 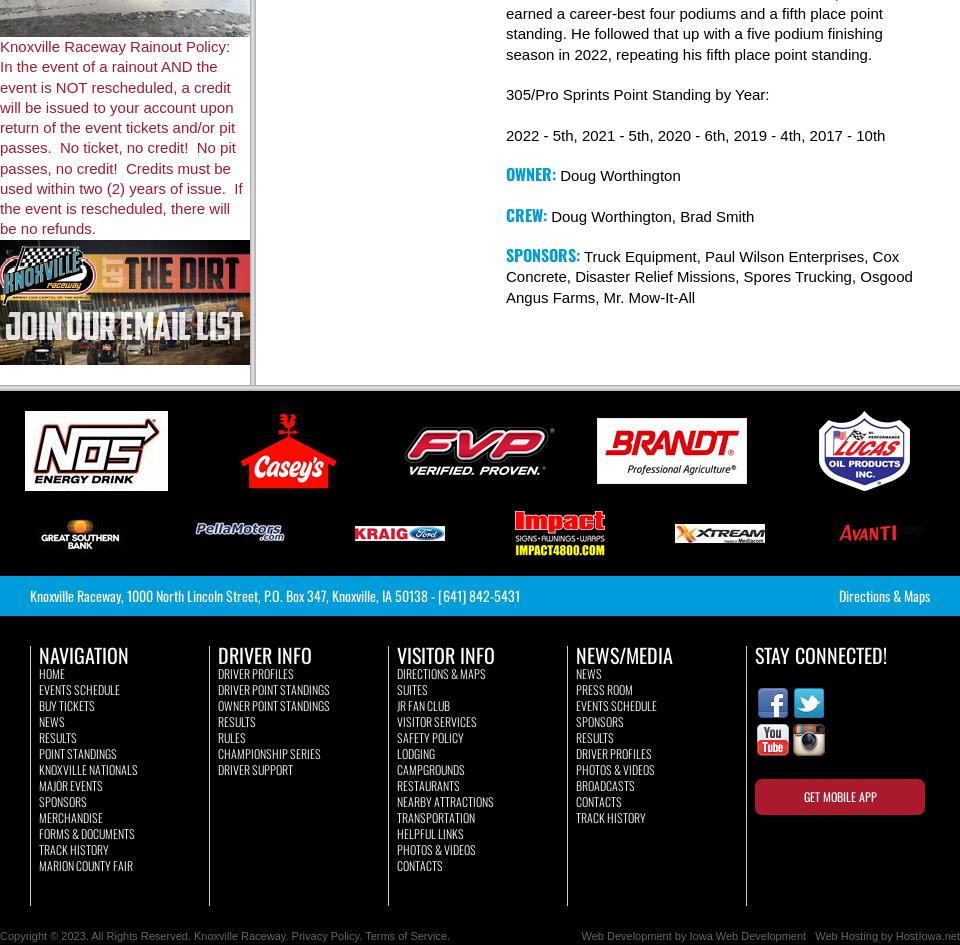 I want to click on 'Championship Series', so click(x=268, y=752).